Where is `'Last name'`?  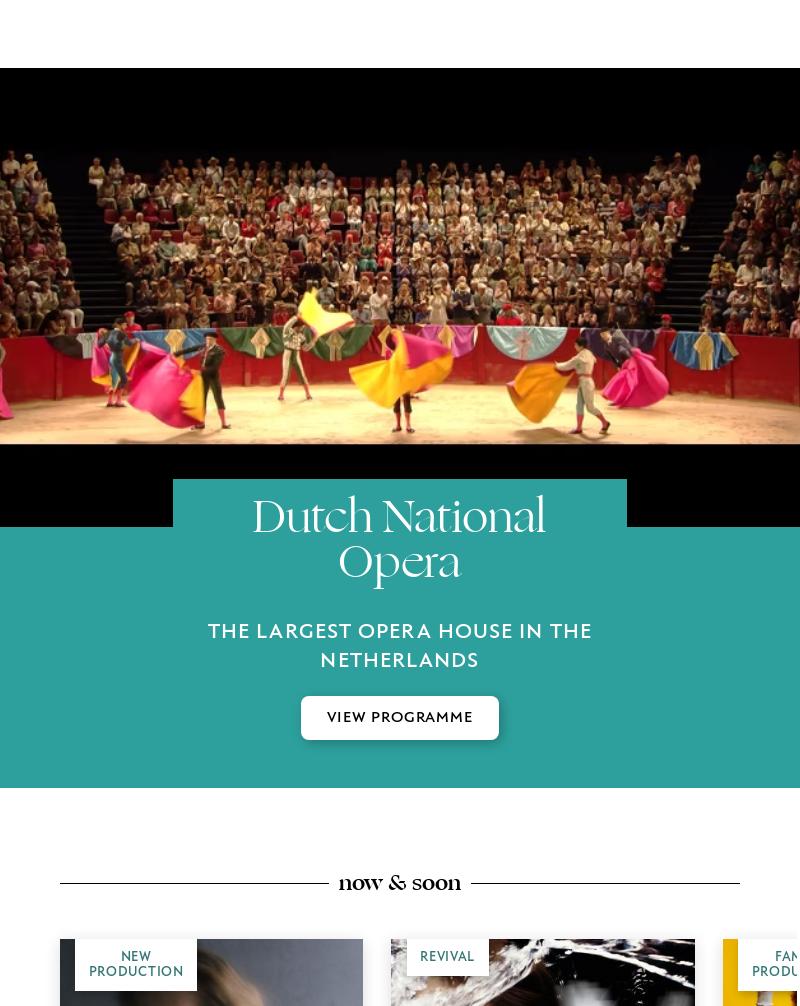 'Last name' is located at coordinates (231, 549).